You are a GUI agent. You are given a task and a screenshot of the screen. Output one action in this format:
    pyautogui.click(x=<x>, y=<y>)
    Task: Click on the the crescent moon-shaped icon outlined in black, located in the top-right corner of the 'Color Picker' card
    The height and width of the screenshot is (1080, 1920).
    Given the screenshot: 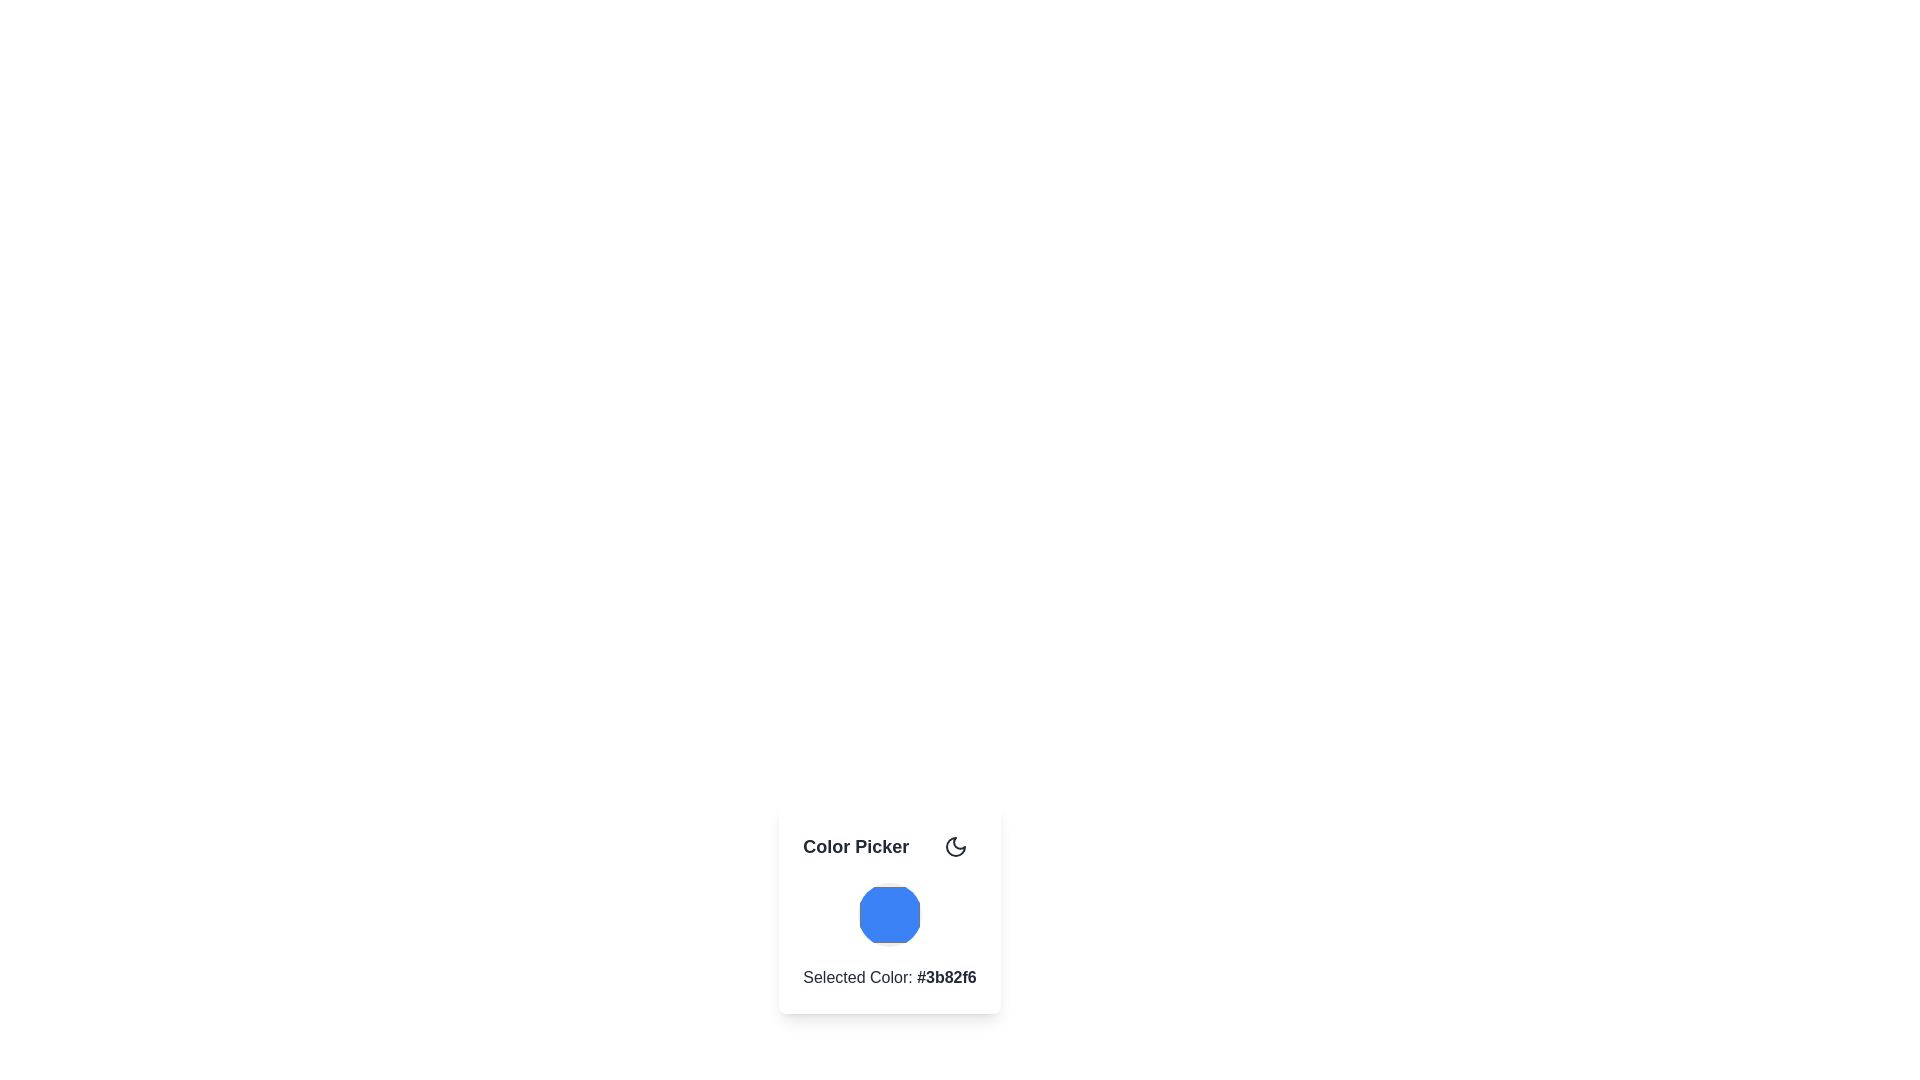 What is the action you would take?
    pyautogui.click(x=955, y=846)
    